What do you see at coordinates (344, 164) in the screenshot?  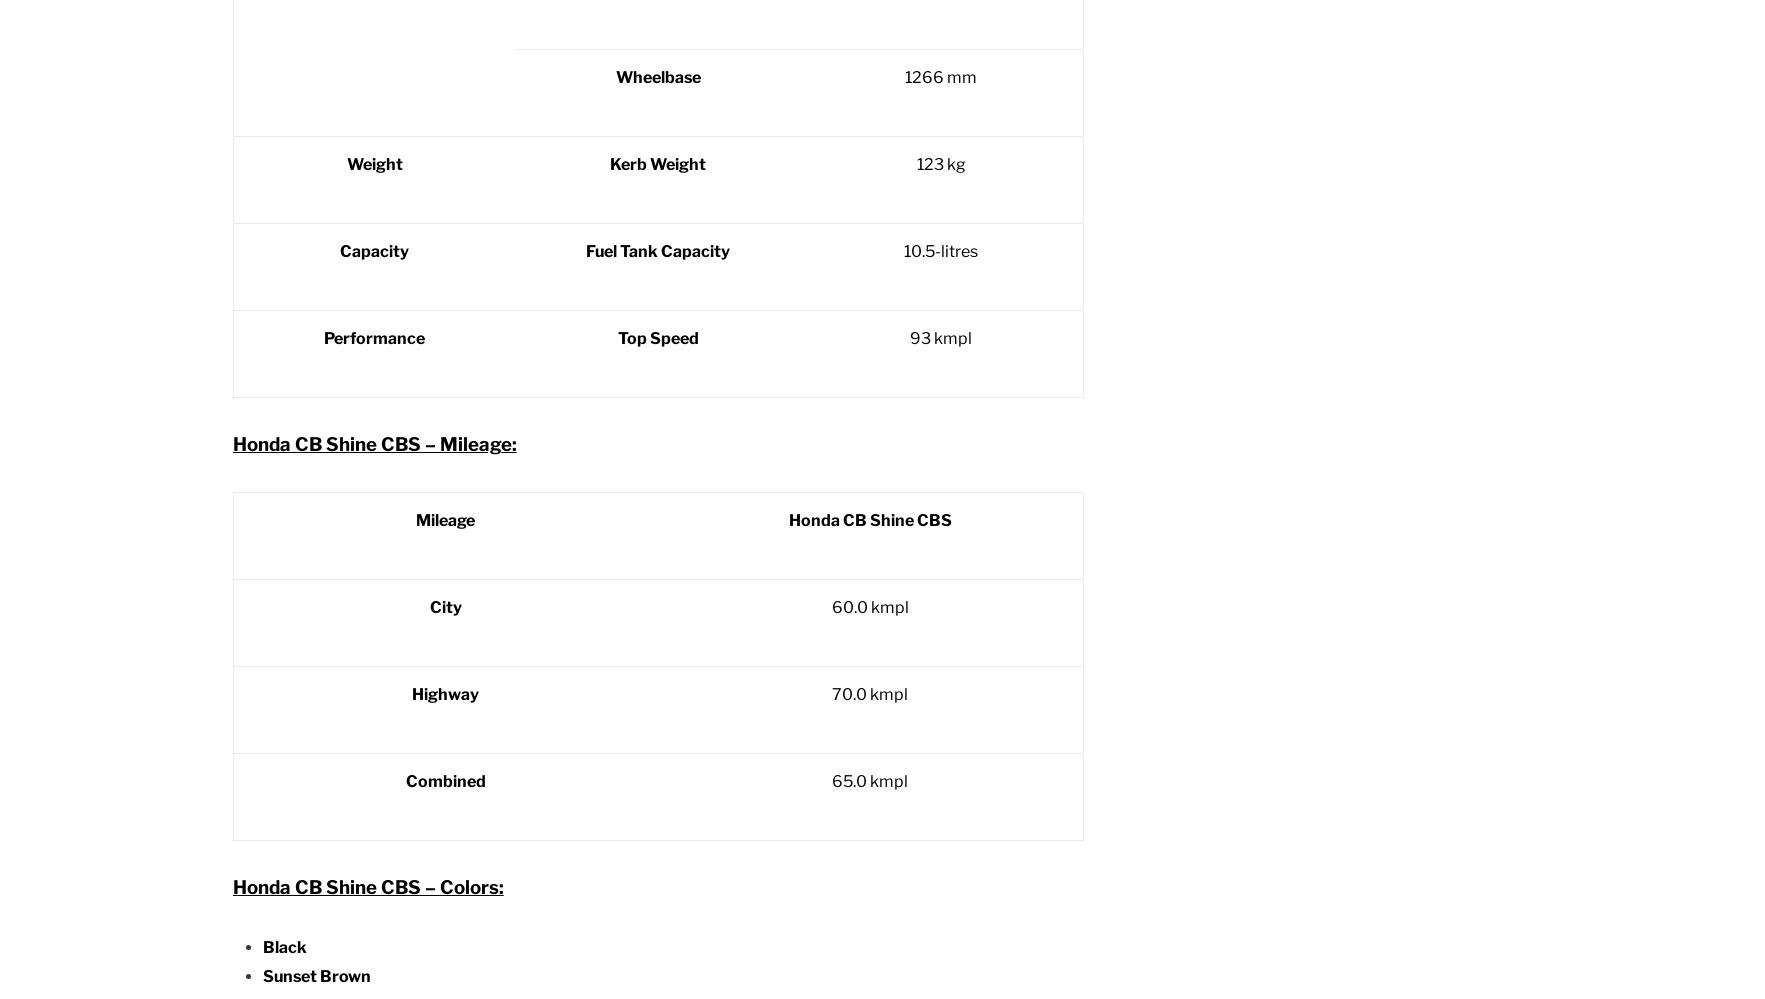 I see `'Weight'` at bounding box center [344, 164].